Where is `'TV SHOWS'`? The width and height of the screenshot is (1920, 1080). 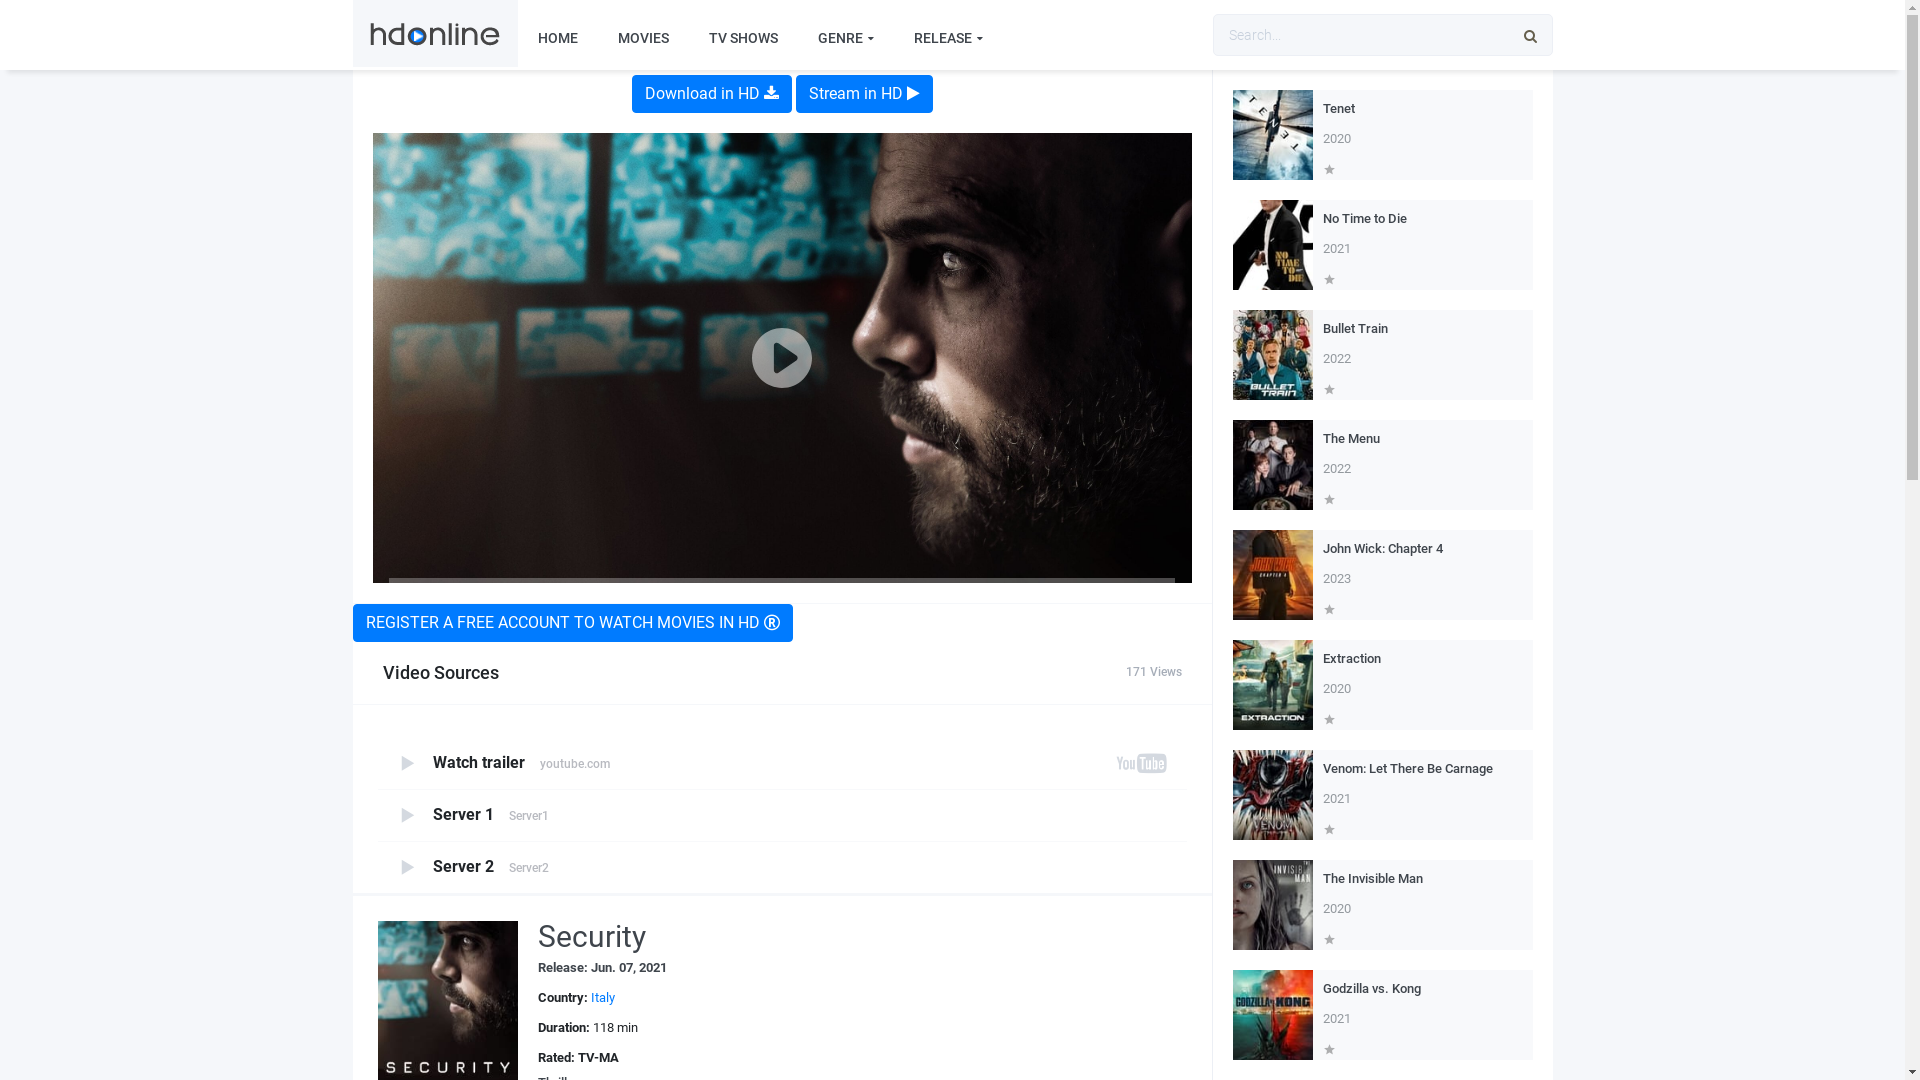 'TV SHOWS' is located at coordinates (741, 38).